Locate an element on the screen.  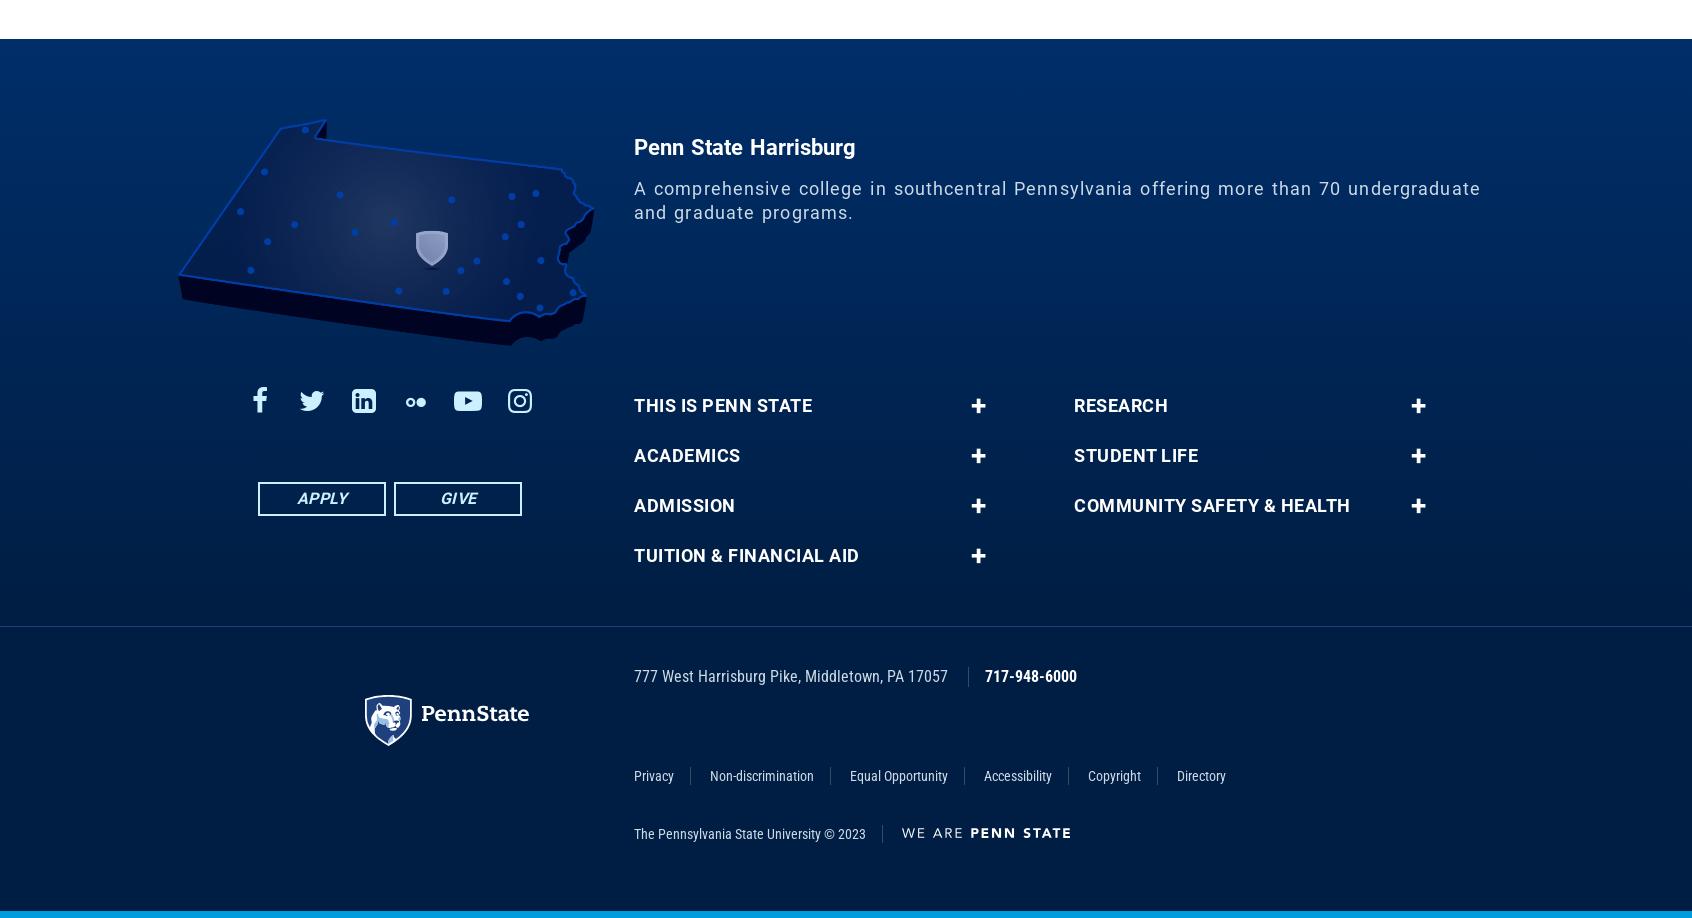
'Tuition & Financial Aid' is located at coordinates (745, 569).